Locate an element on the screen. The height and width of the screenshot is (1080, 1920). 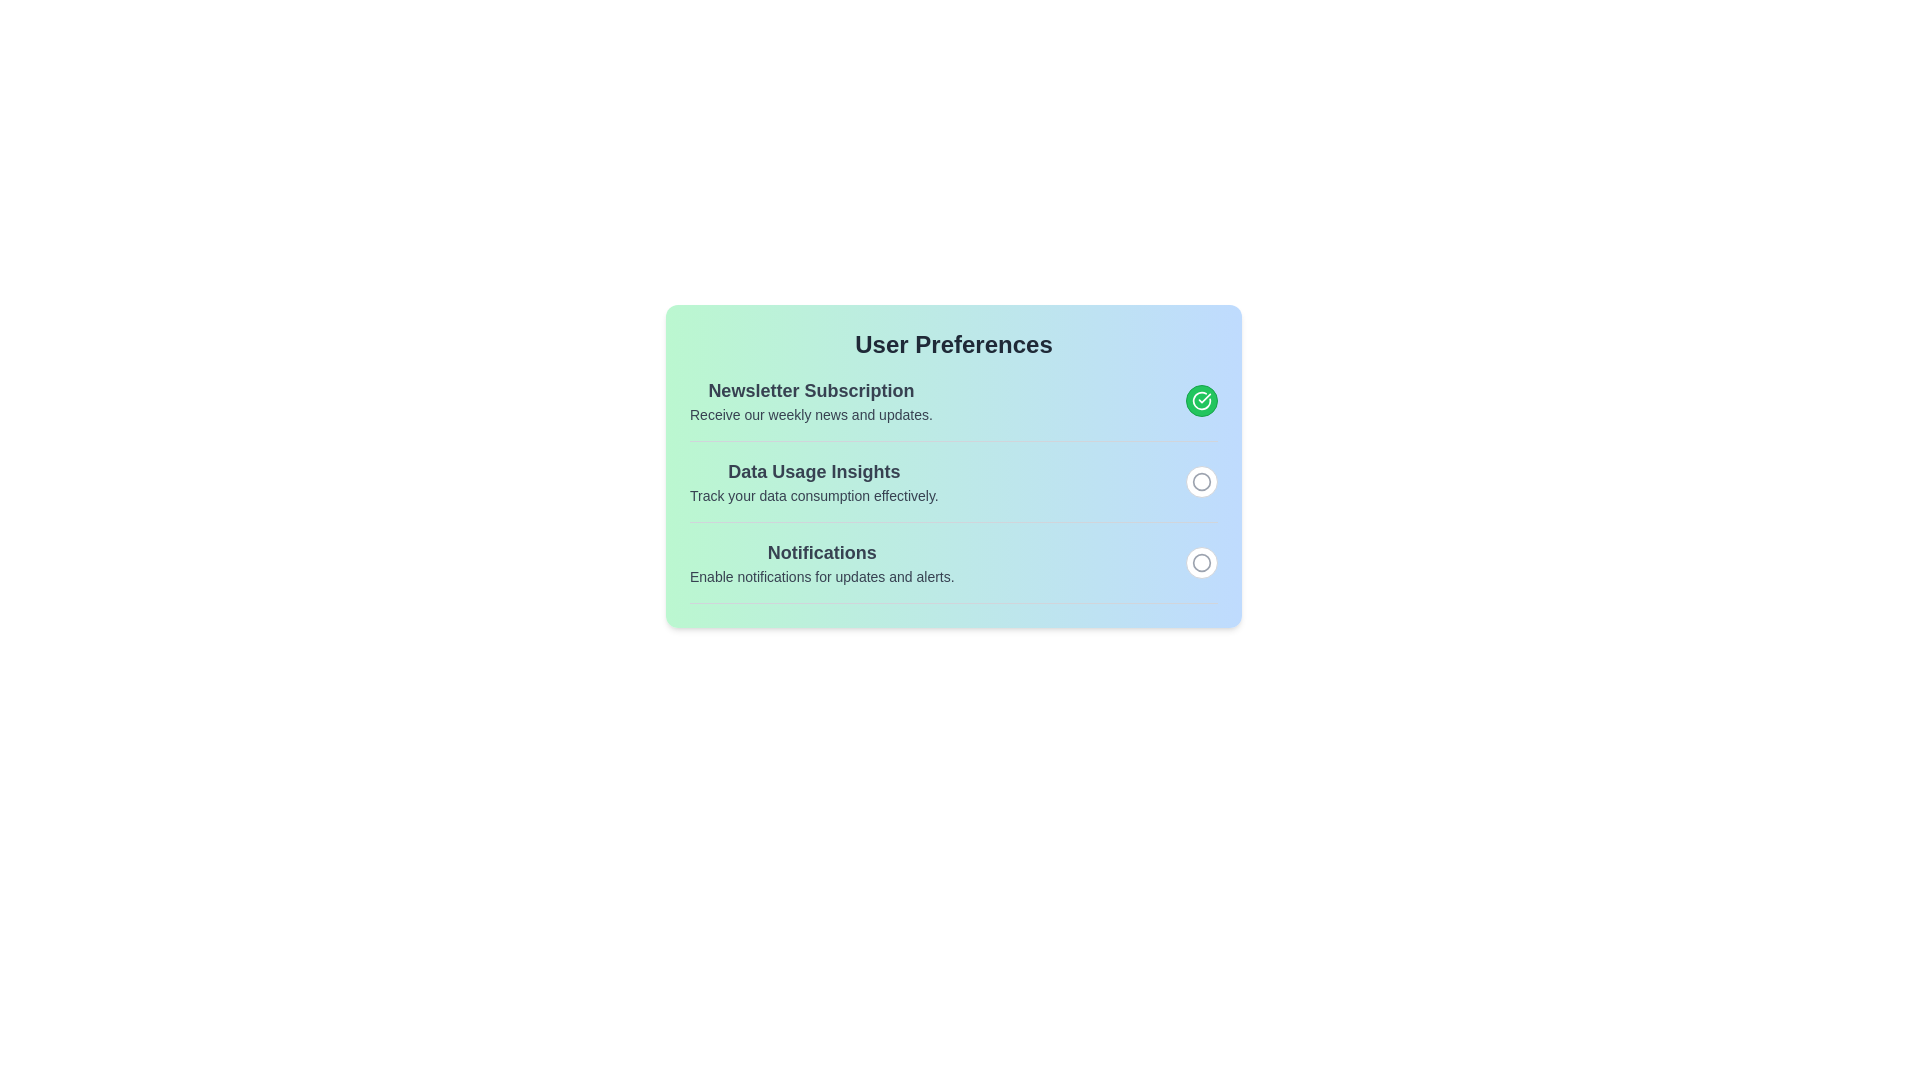
the informational text label that reads 'Receive our weekly news and updates,' which is positioned below the 'Newsletter Subscription' title in the 'User Preferences' interface is located at coordinates (811, 414).